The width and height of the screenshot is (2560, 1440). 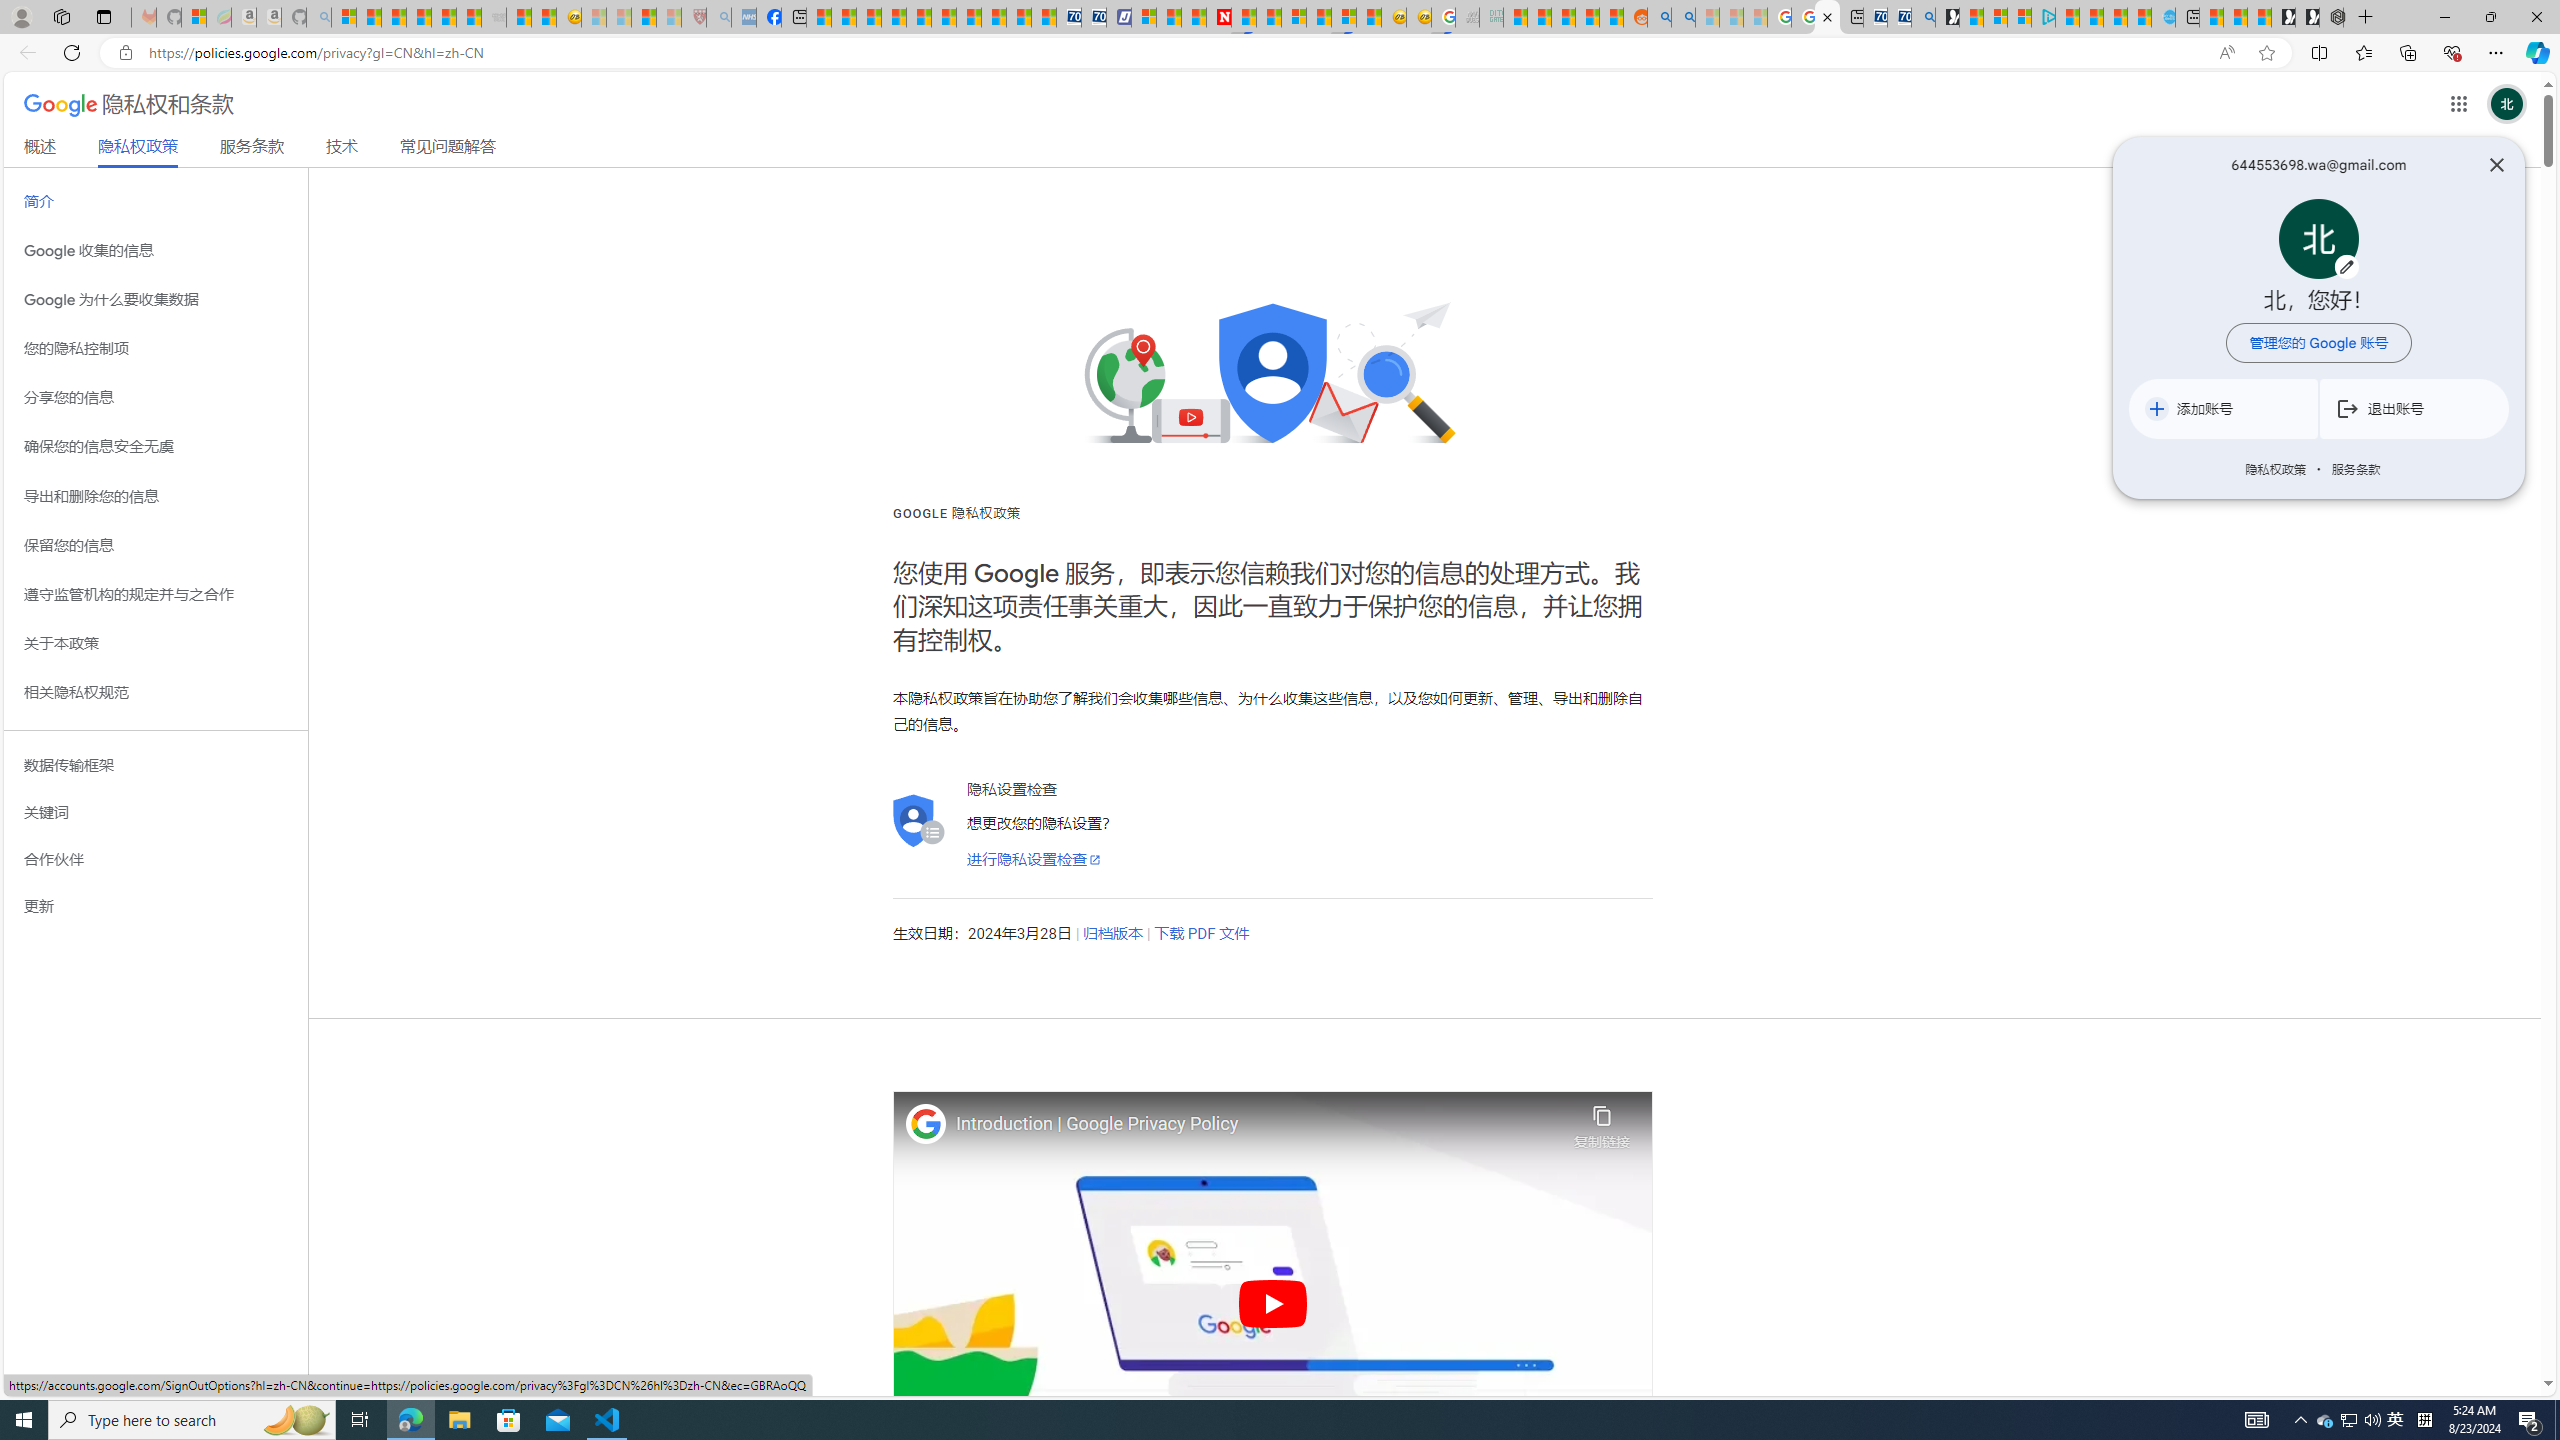 I want to click on 'Bing Real Estate - Home sales and rental listings', so click(x=1921, y=16).